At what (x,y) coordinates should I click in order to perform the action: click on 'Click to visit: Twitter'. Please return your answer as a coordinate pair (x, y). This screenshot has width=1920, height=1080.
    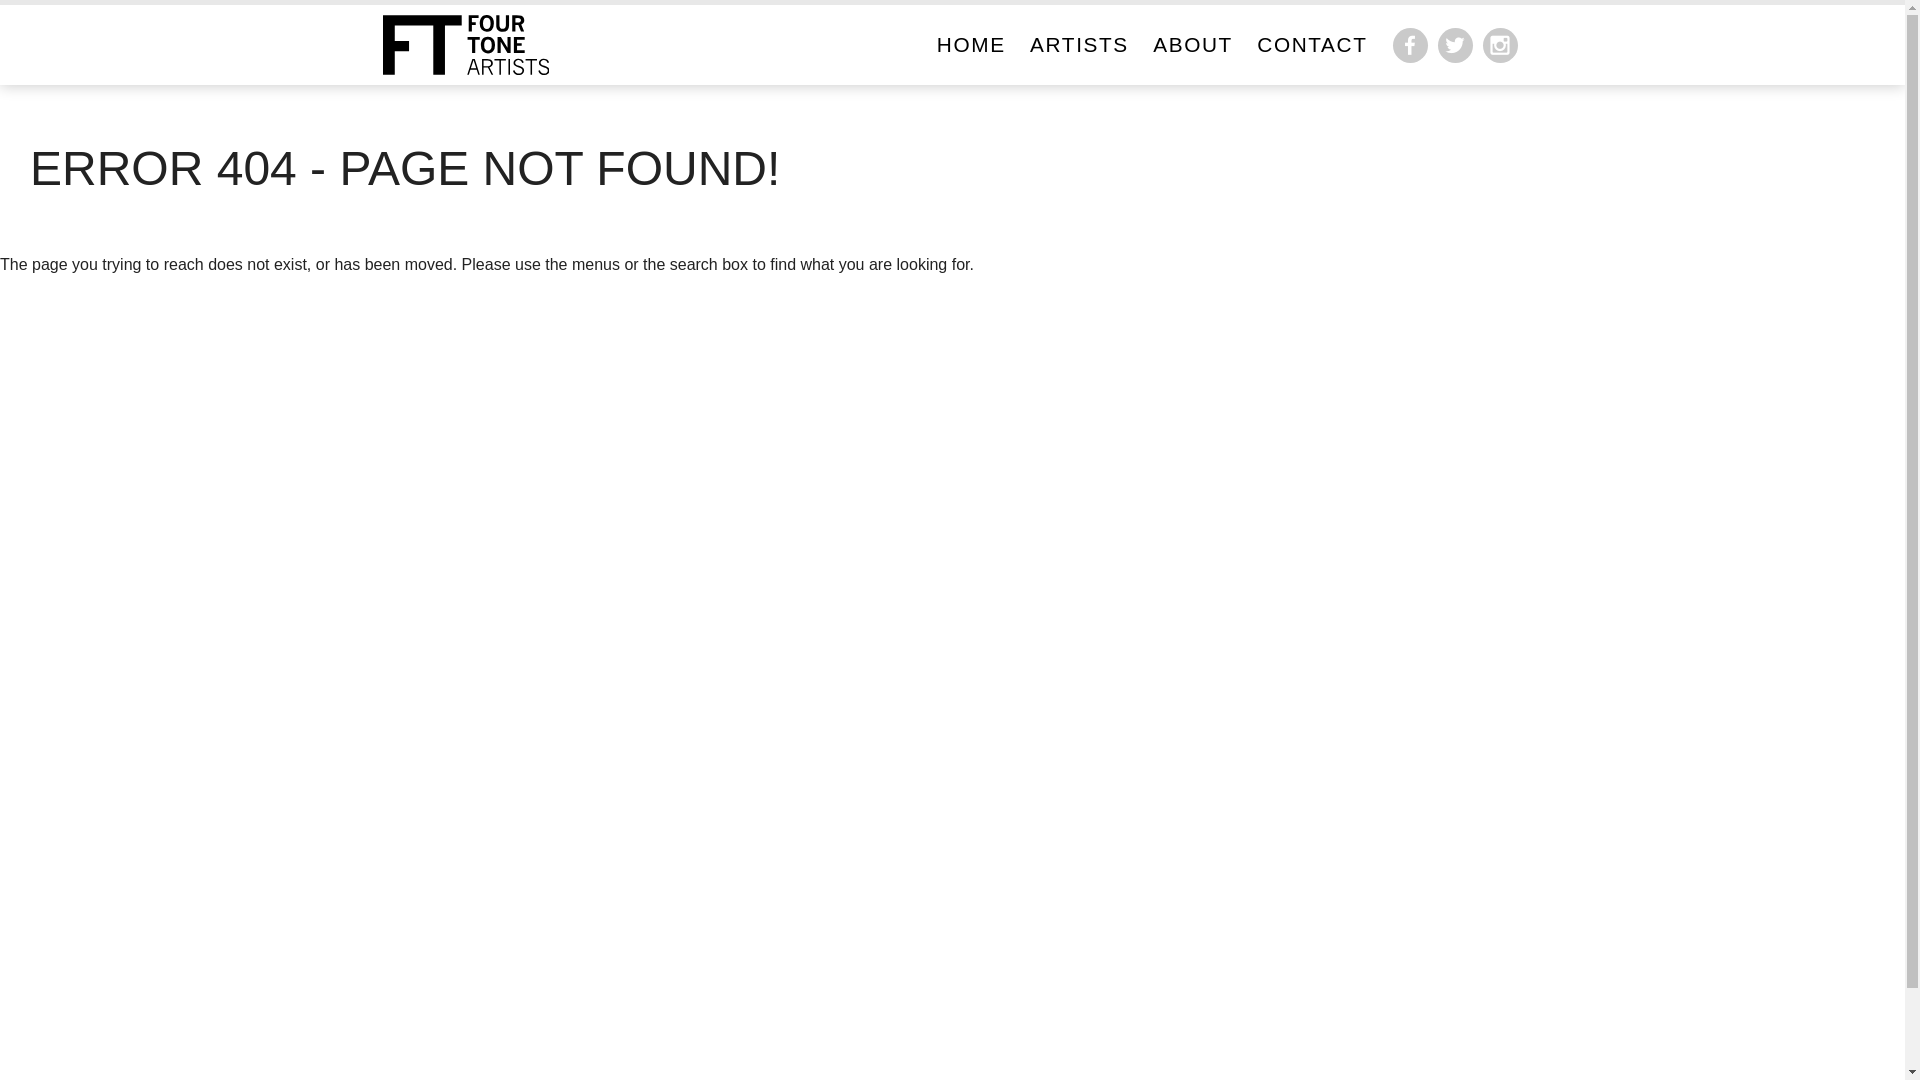
    Looking at the image, I should click on (1455, 45).